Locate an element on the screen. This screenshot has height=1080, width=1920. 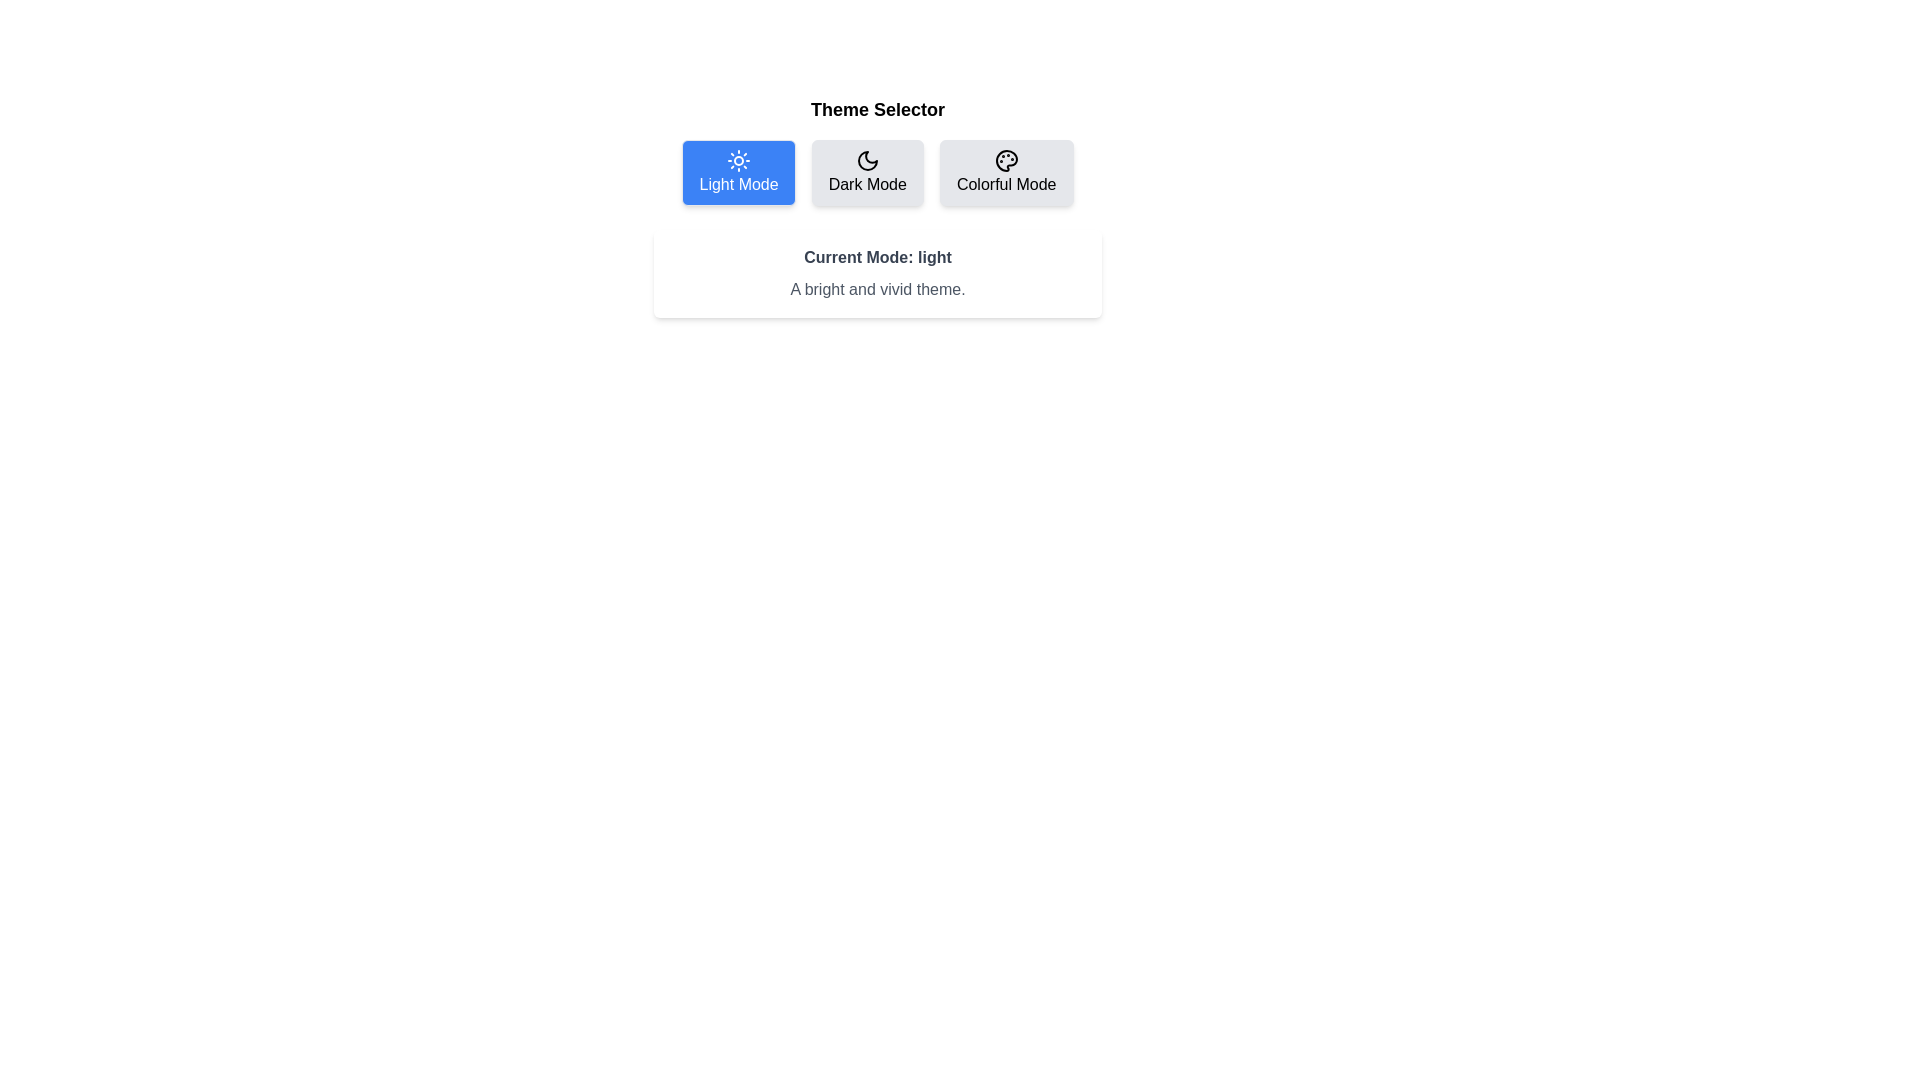
the crescent moon icon for Dark Mode, which is the second icon in the row of options between Light Mode and Colorful Mode is located at coordinates (867, 160).